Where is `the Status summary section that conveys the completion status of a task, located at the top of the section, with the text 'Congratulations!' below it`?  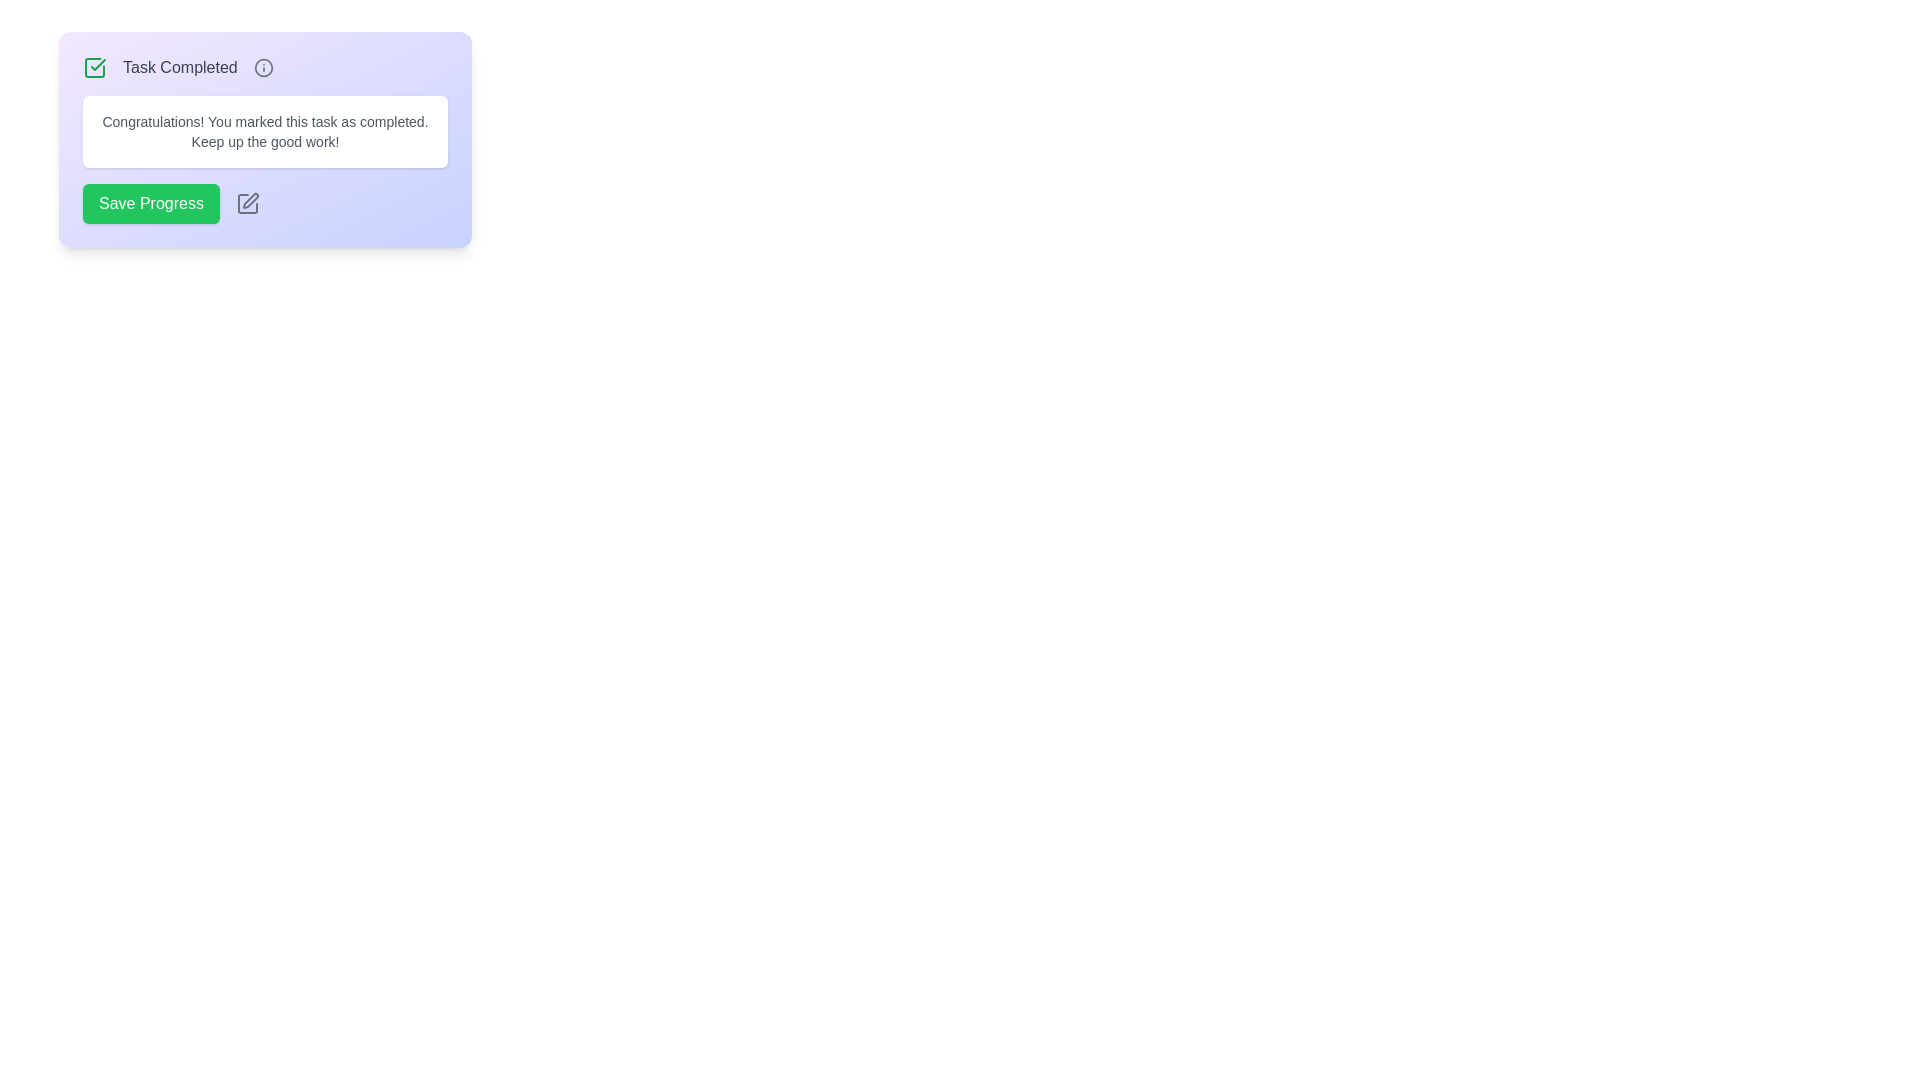 the Status summary section that conveys the completion status of a task, located at the top of the section, with the text 'Congratulations!' below it is located at coordinates (264, 67).